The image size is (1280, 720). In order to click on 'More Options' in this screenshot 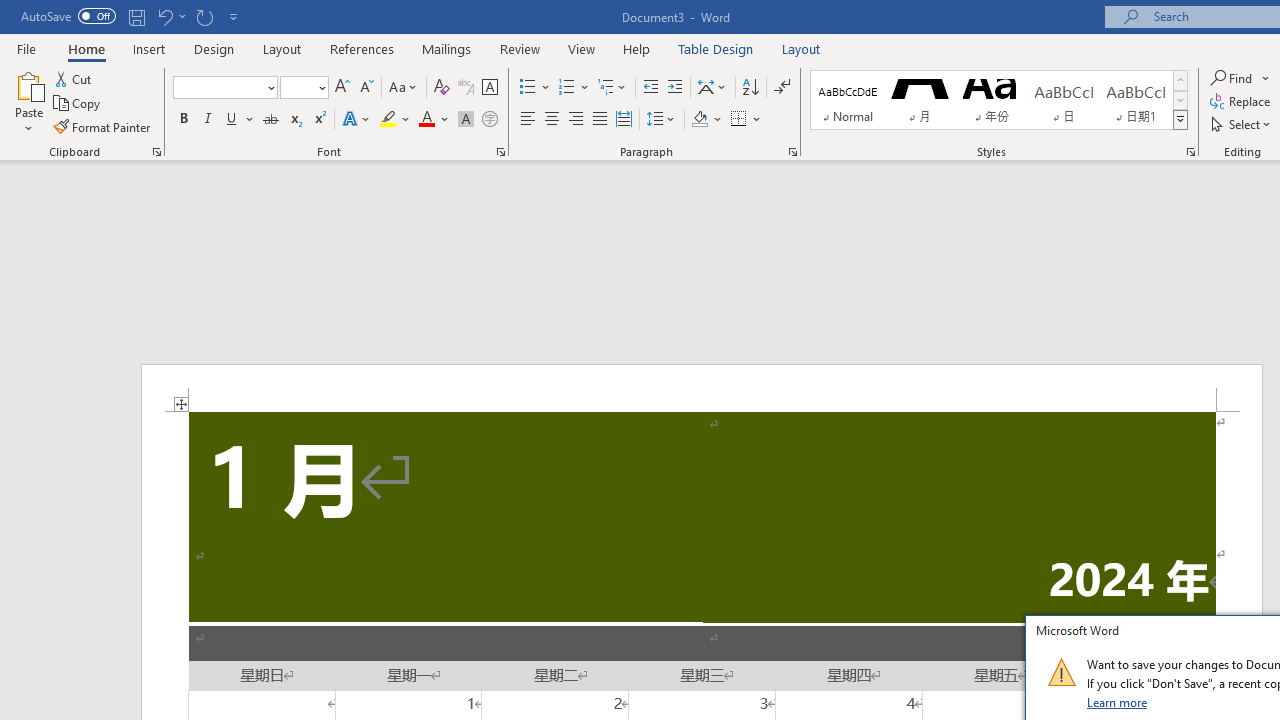, I will do `click(1266, 77)`.